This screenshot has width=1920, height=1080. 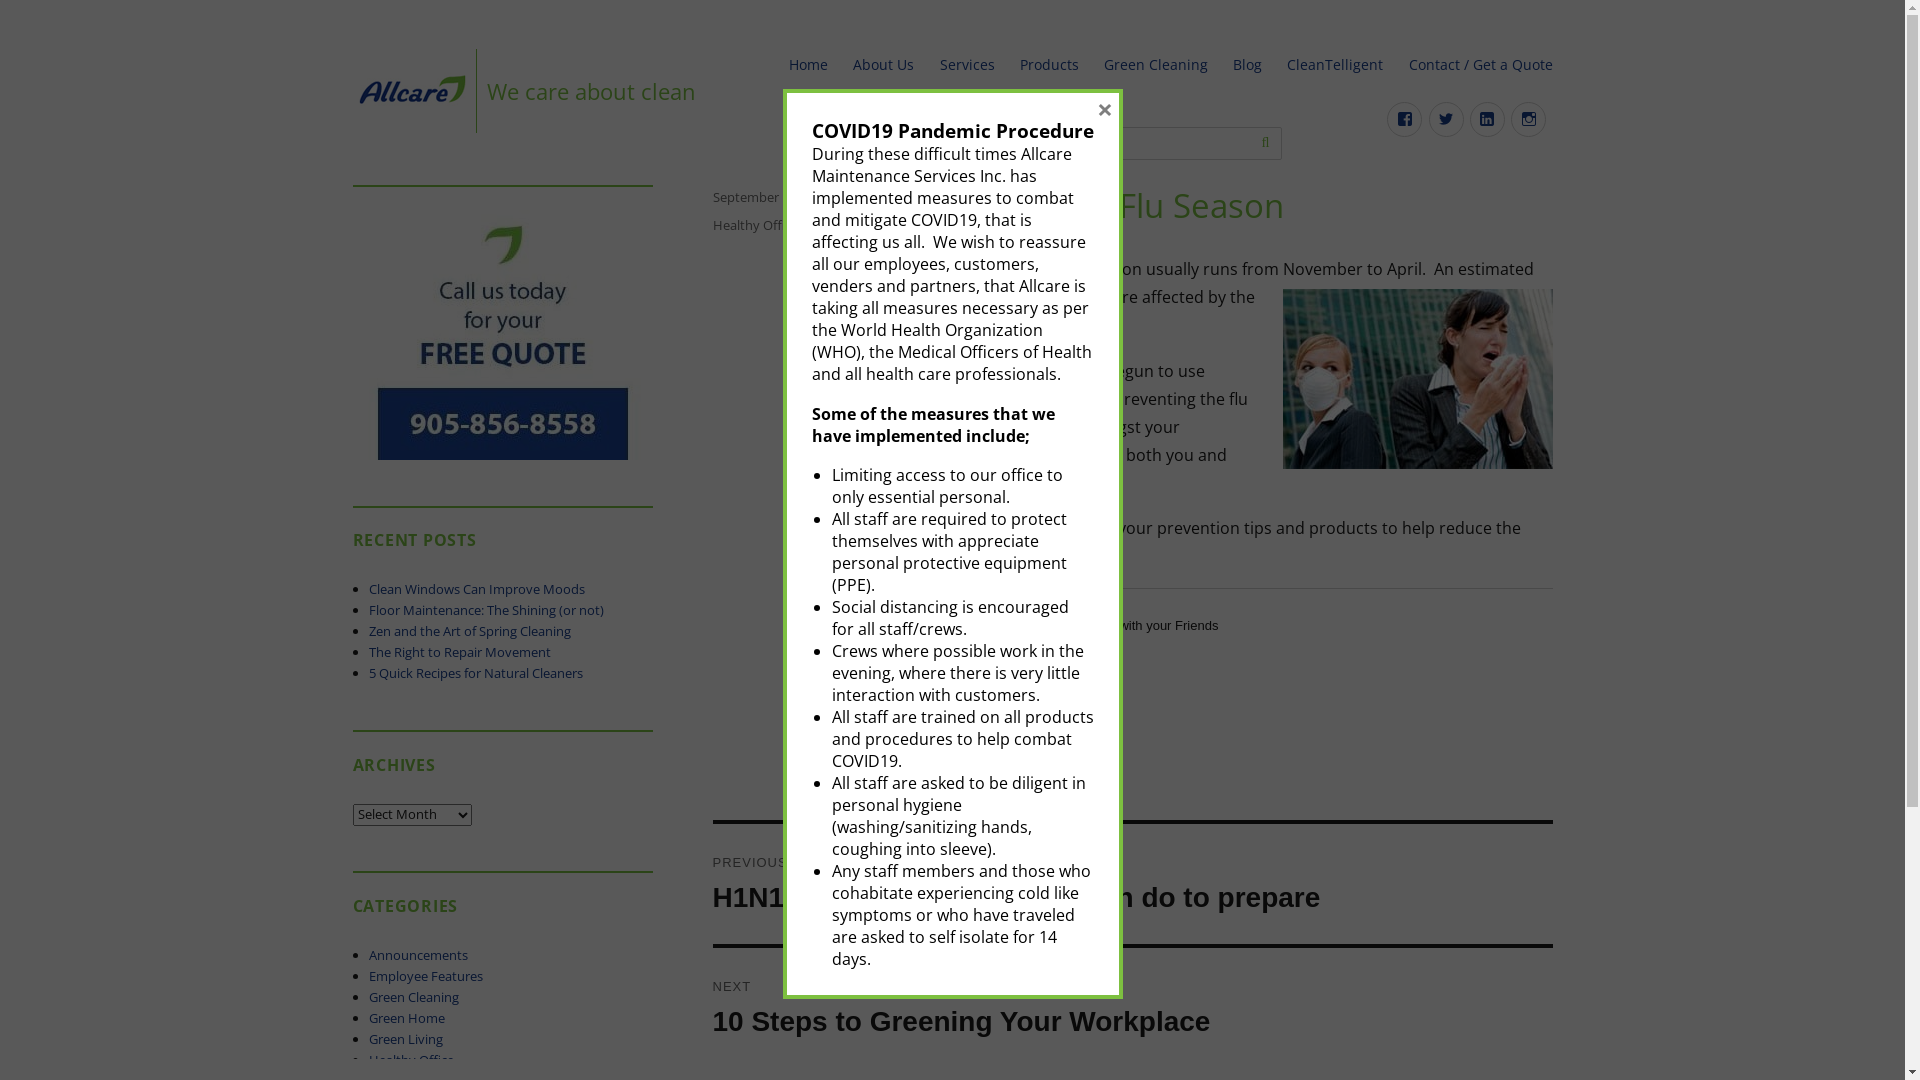 What do you see at coordinates (475, 588) in the screenshot?
I see `'Clean Windows Can Improve Moods'` at bounding box center [475, 588].